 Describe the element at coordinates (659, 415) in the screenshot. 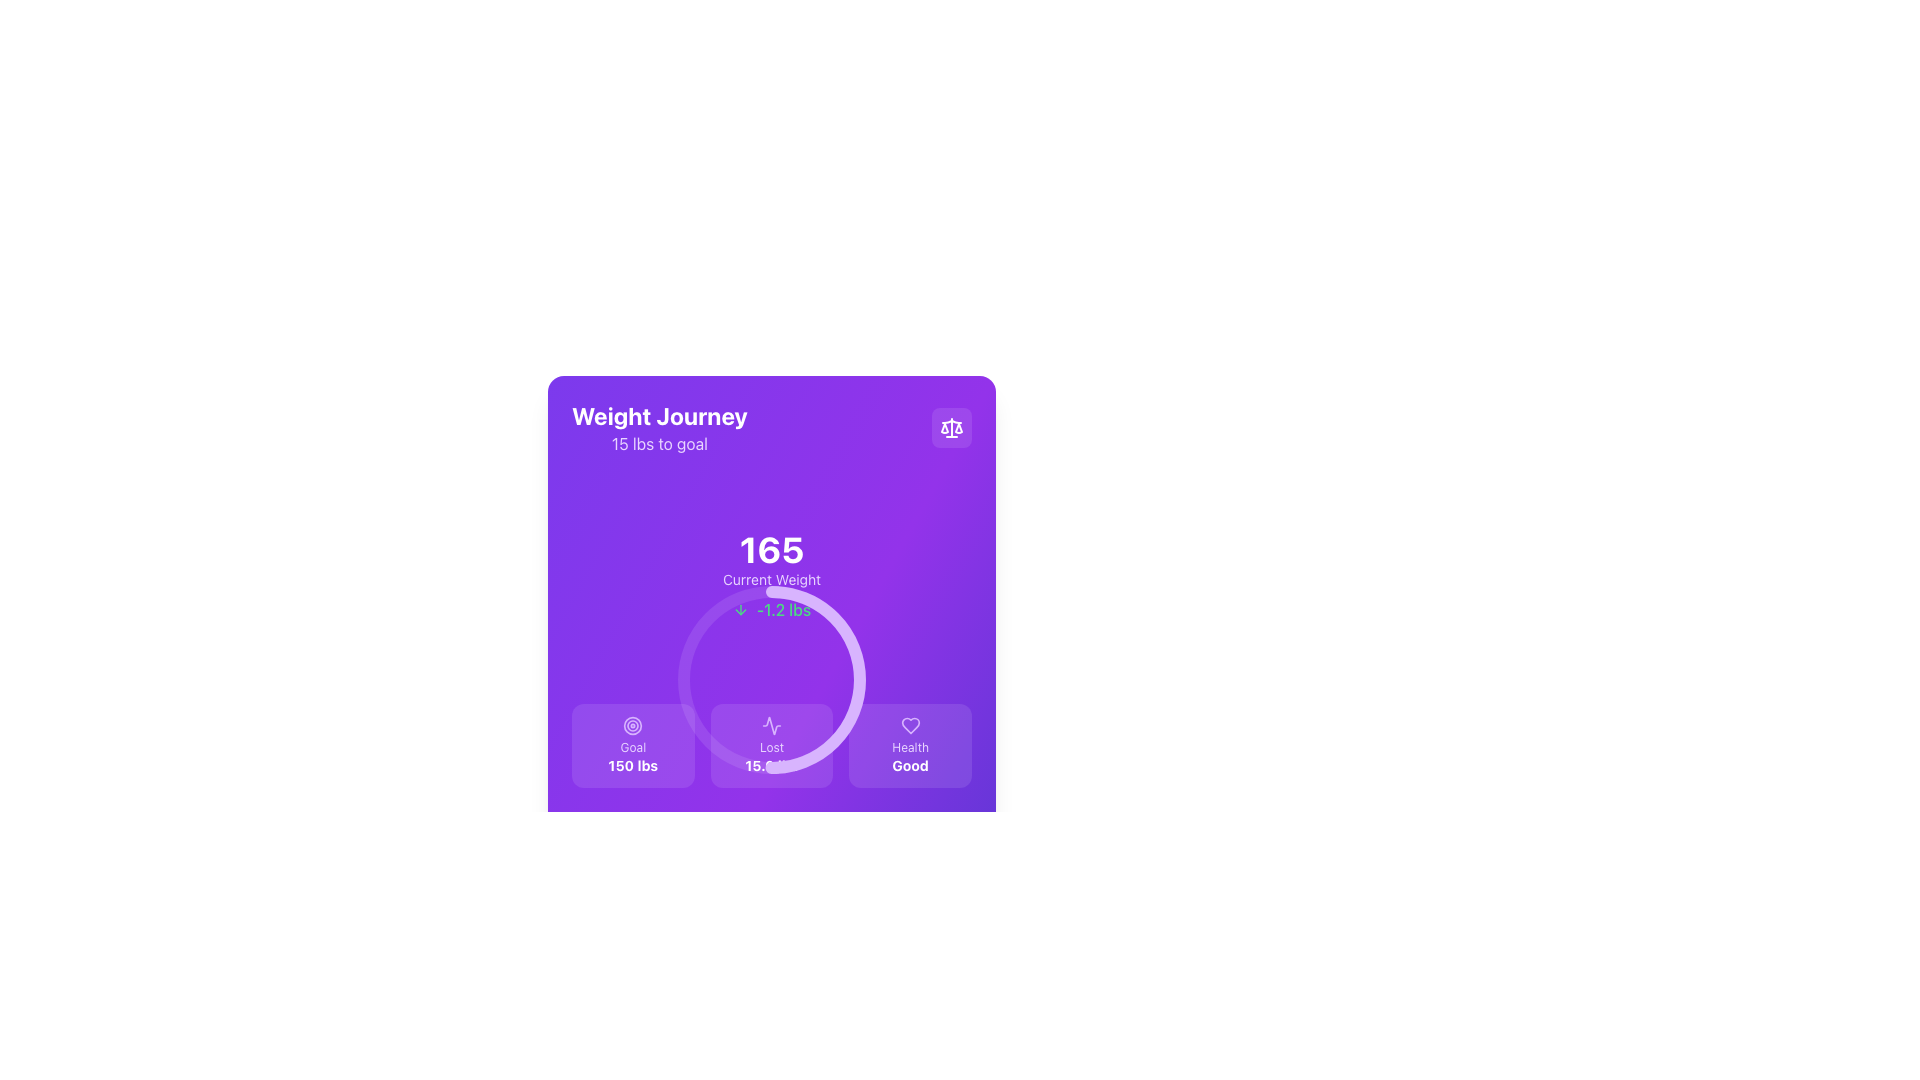

I see `the 'Weight Journey' static text element, which is displayed in bold white font on a purple card, located at the top-left corner of the card` at that location.